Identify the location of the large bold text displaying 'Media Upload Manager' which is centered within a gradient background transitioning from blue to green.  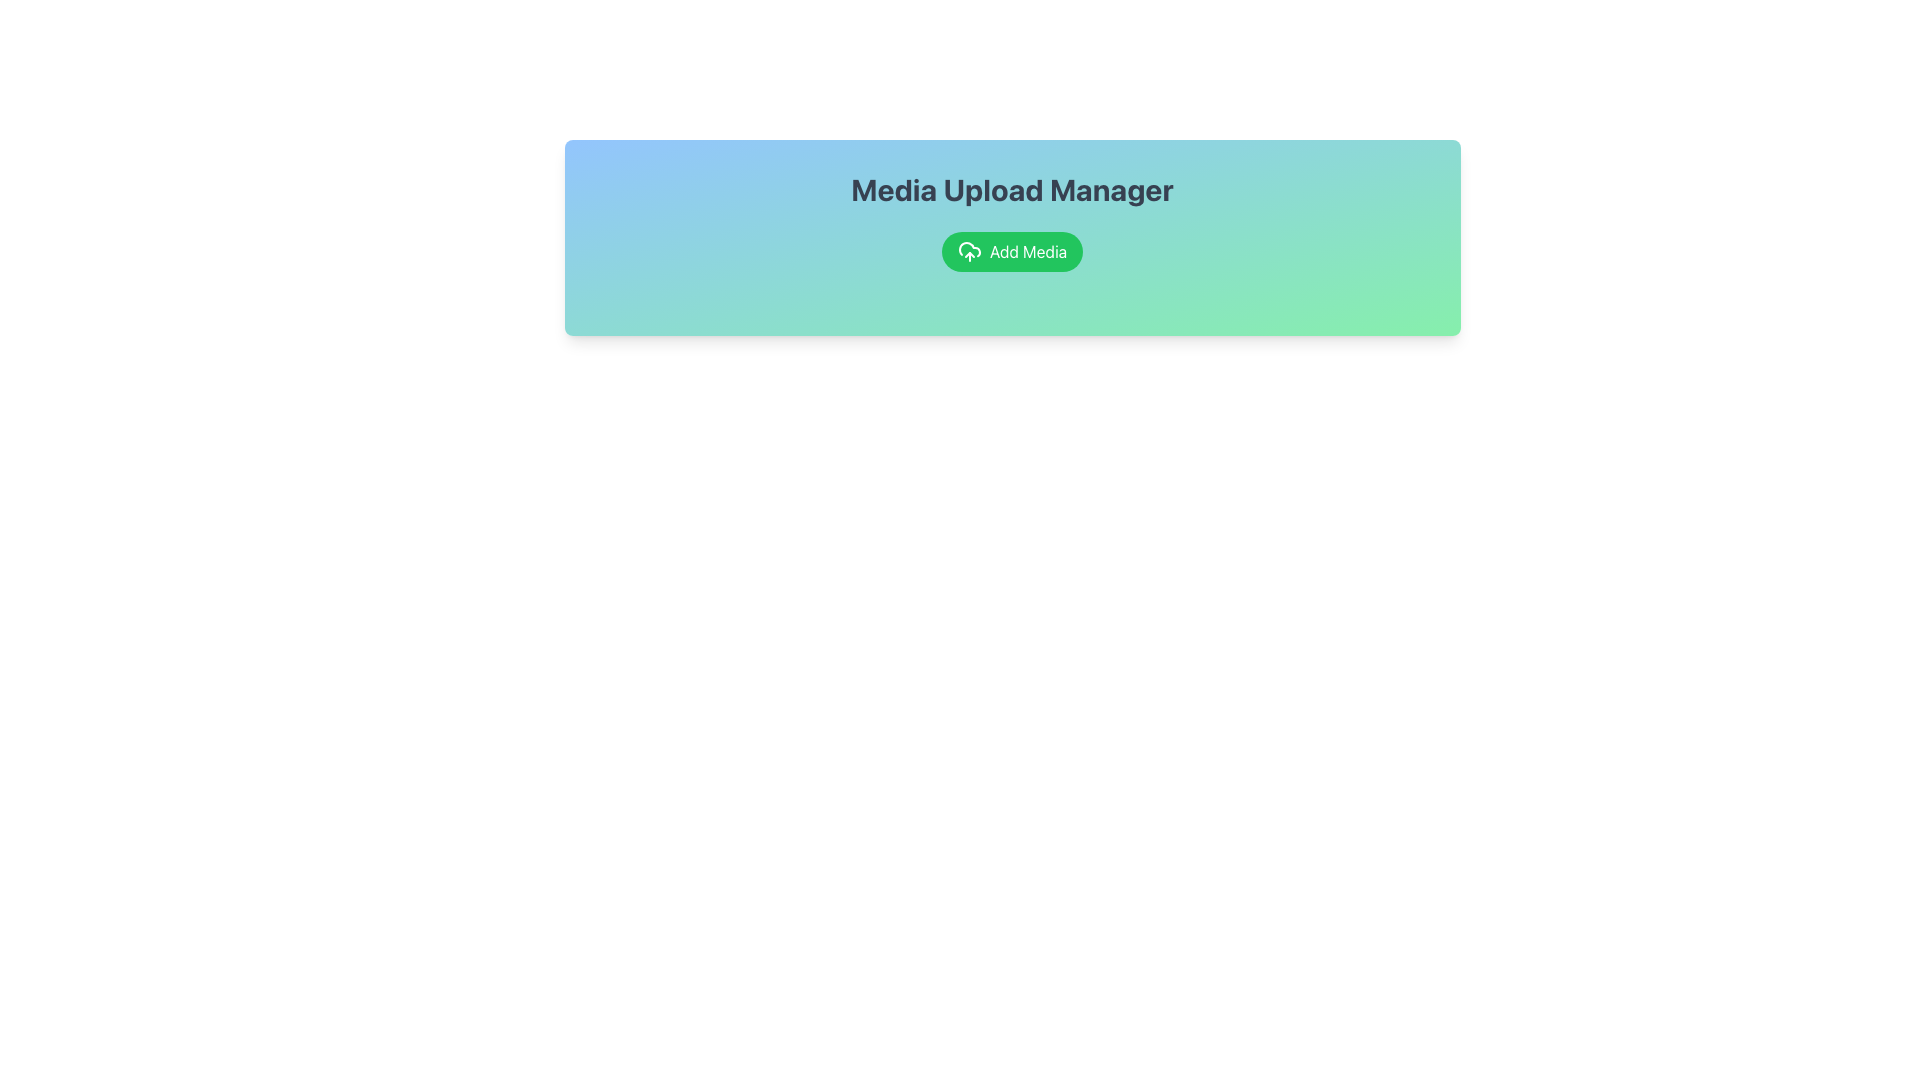
(1012, 189).